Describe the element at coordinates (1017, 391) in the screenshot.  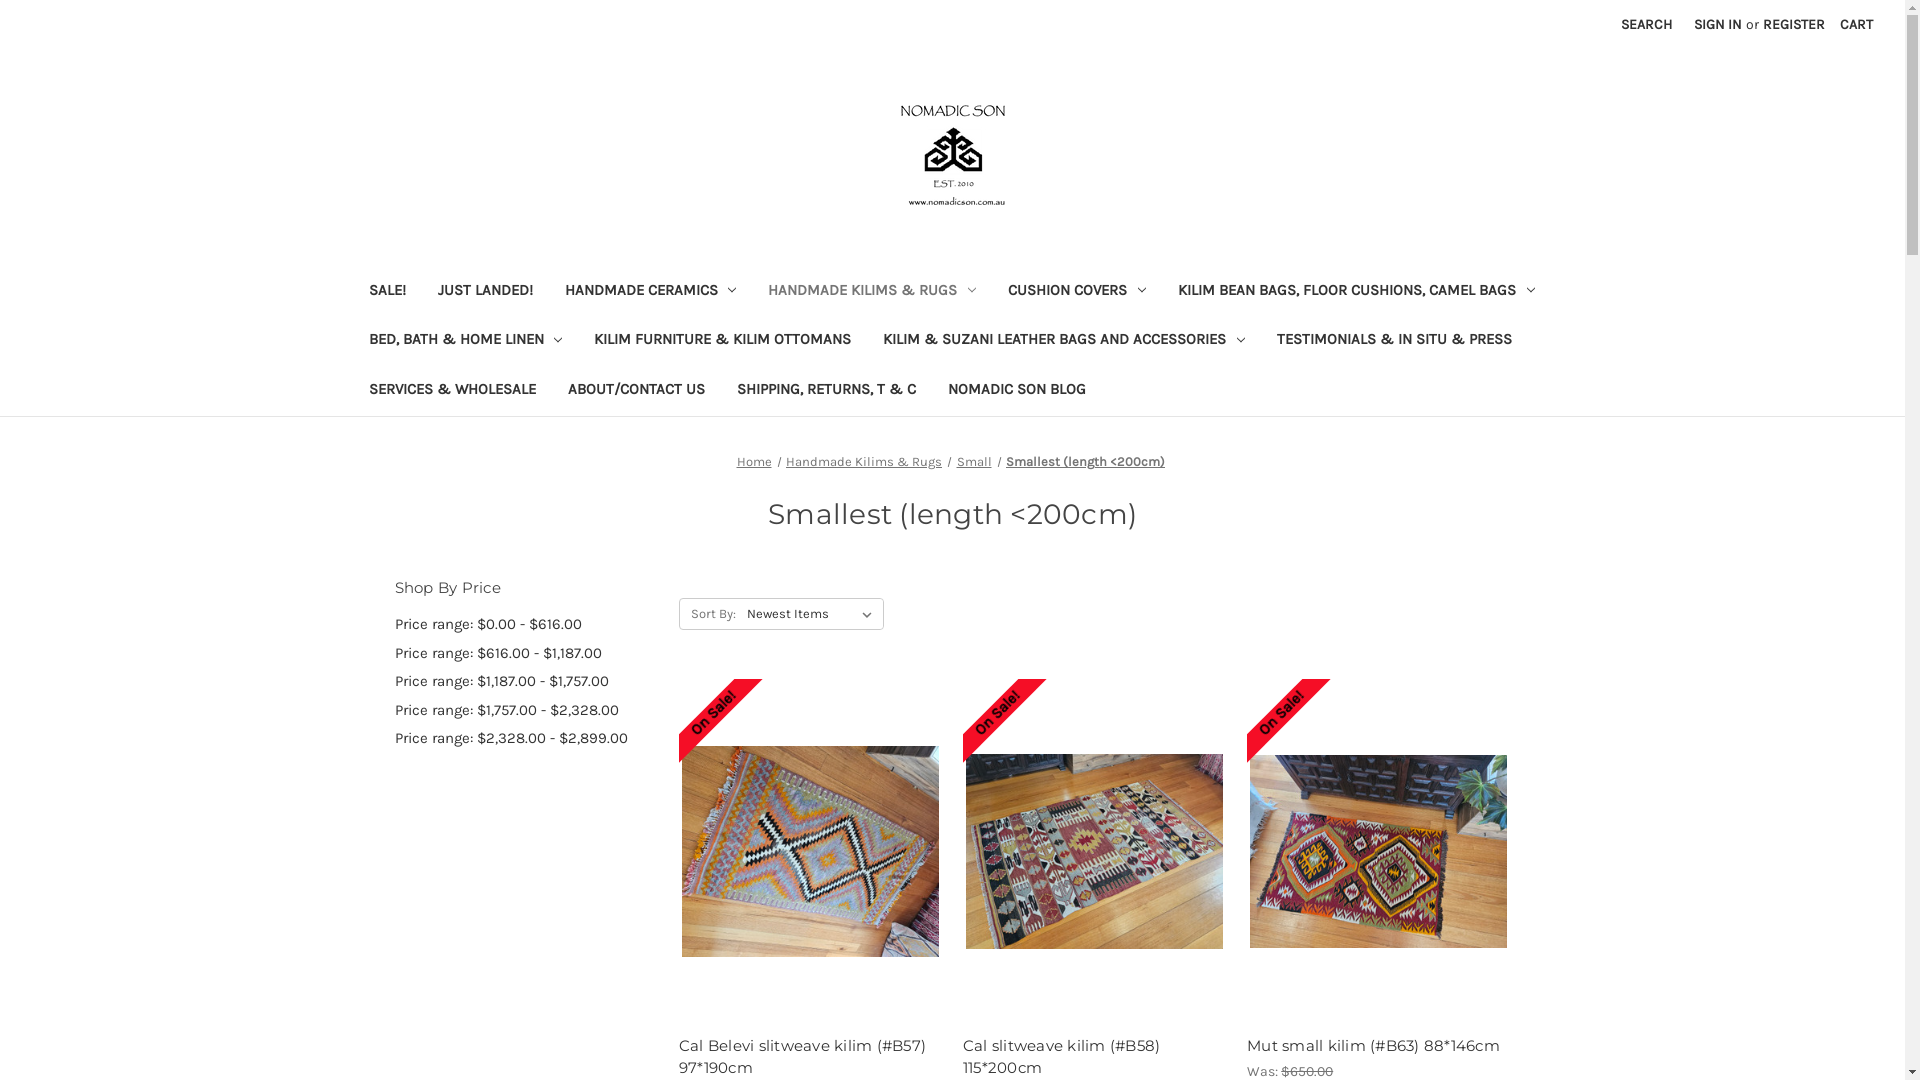
I see `'NOMADIC SON BLOG'` at that location.